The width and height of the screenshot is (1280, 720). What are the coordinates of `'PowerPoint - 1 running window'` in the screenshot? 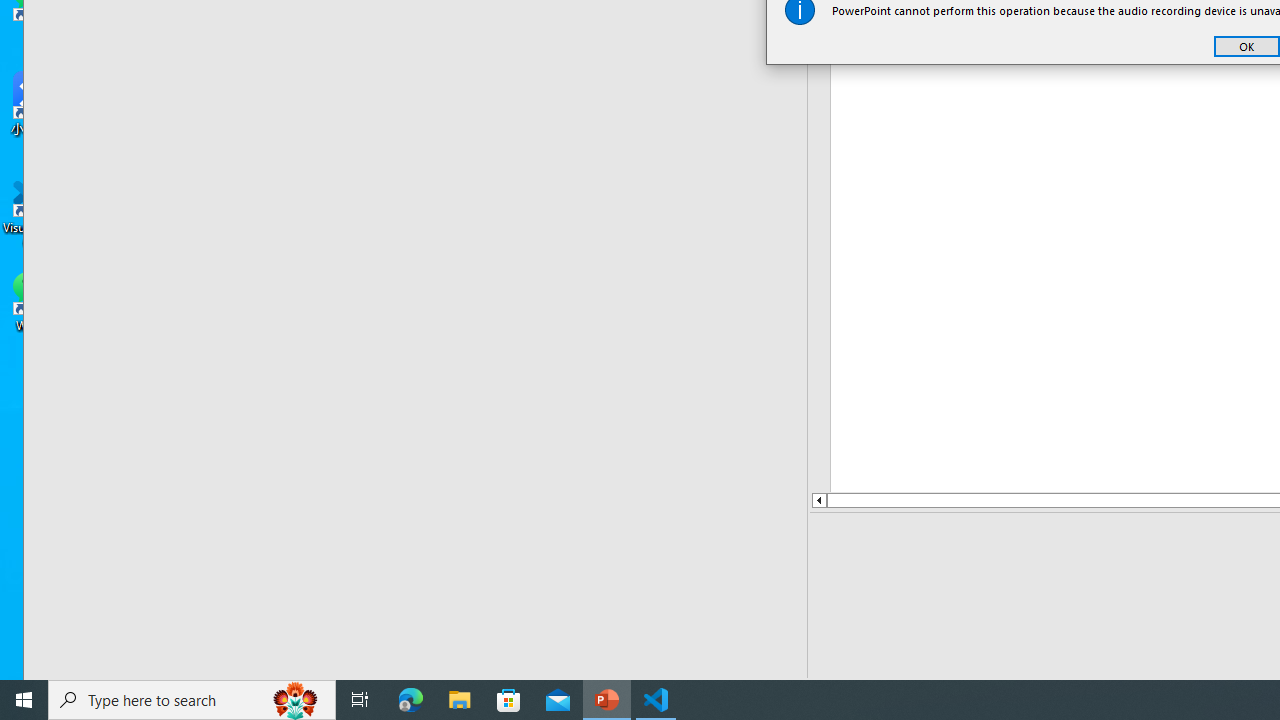 It's located at (606, 698).